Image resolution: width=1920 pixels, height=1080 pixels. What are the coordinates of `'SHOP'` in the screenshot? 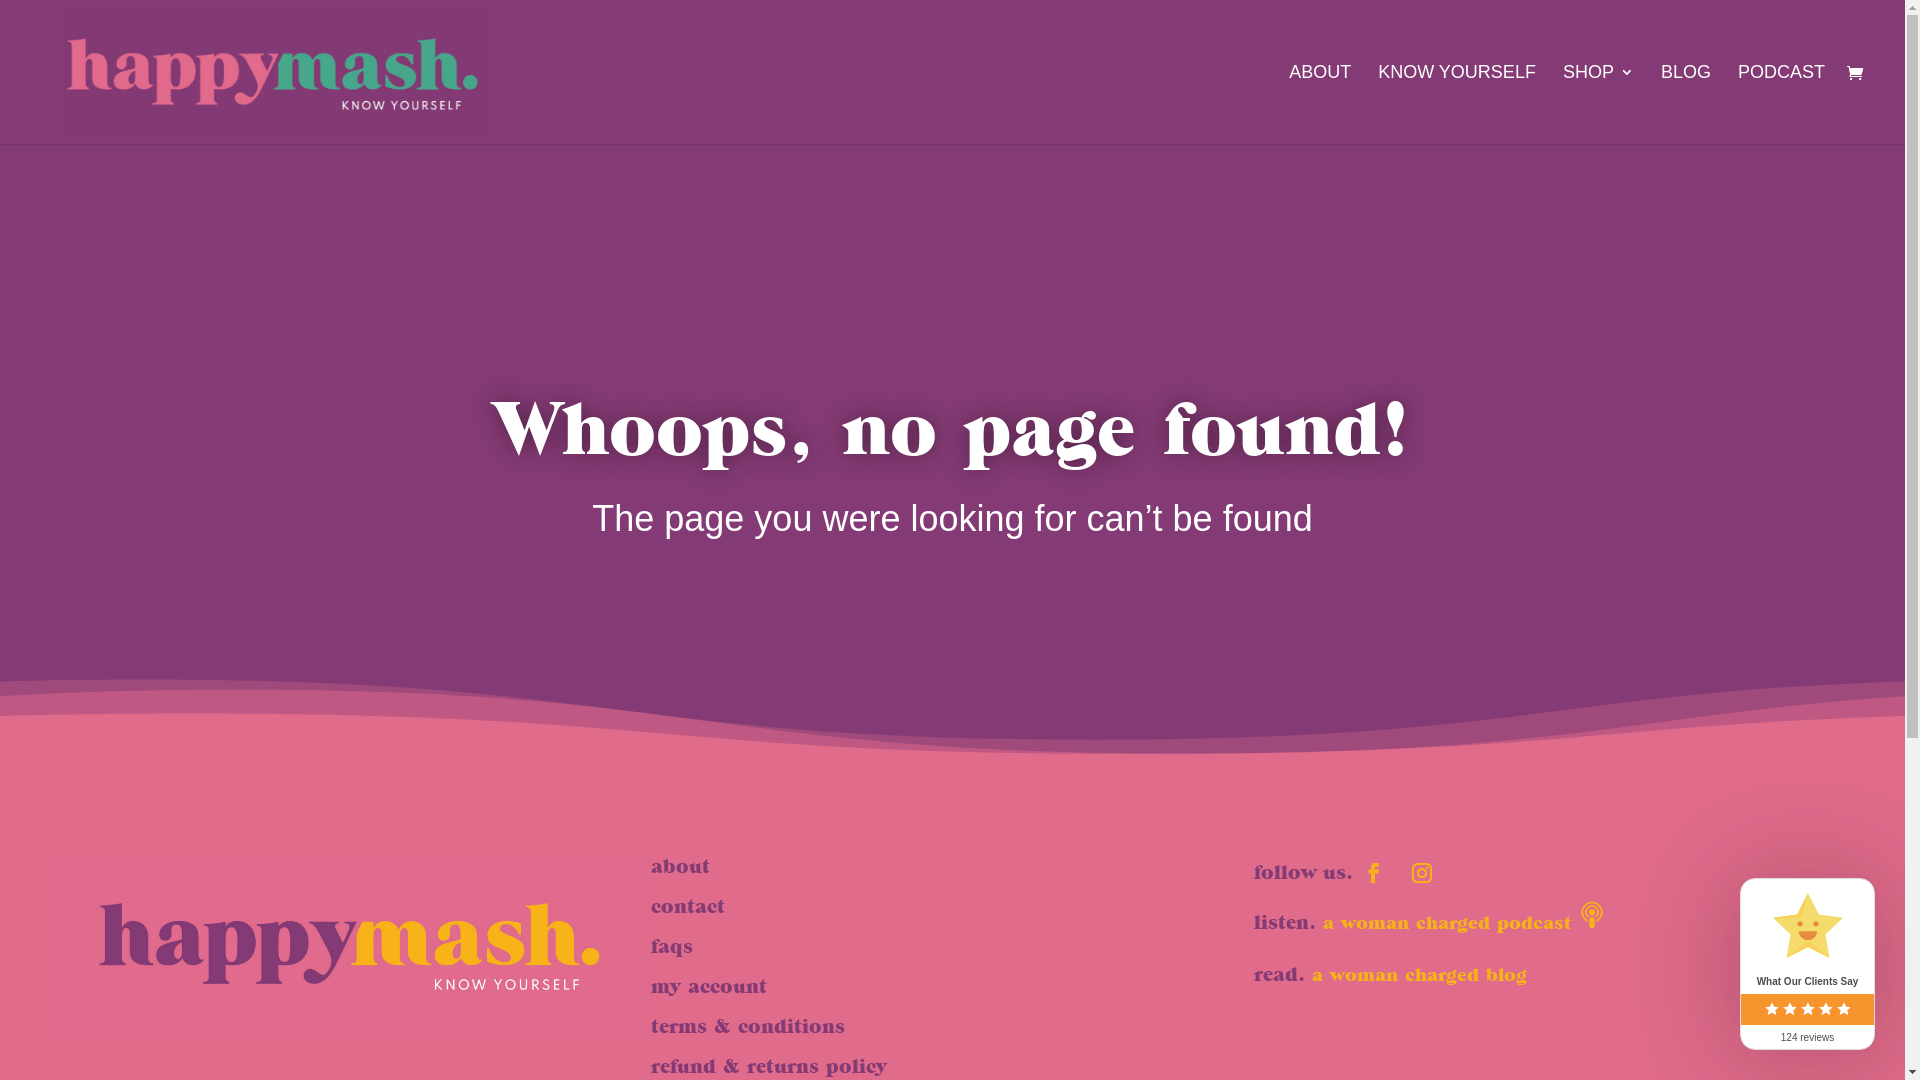 It's located at (1562, 104).